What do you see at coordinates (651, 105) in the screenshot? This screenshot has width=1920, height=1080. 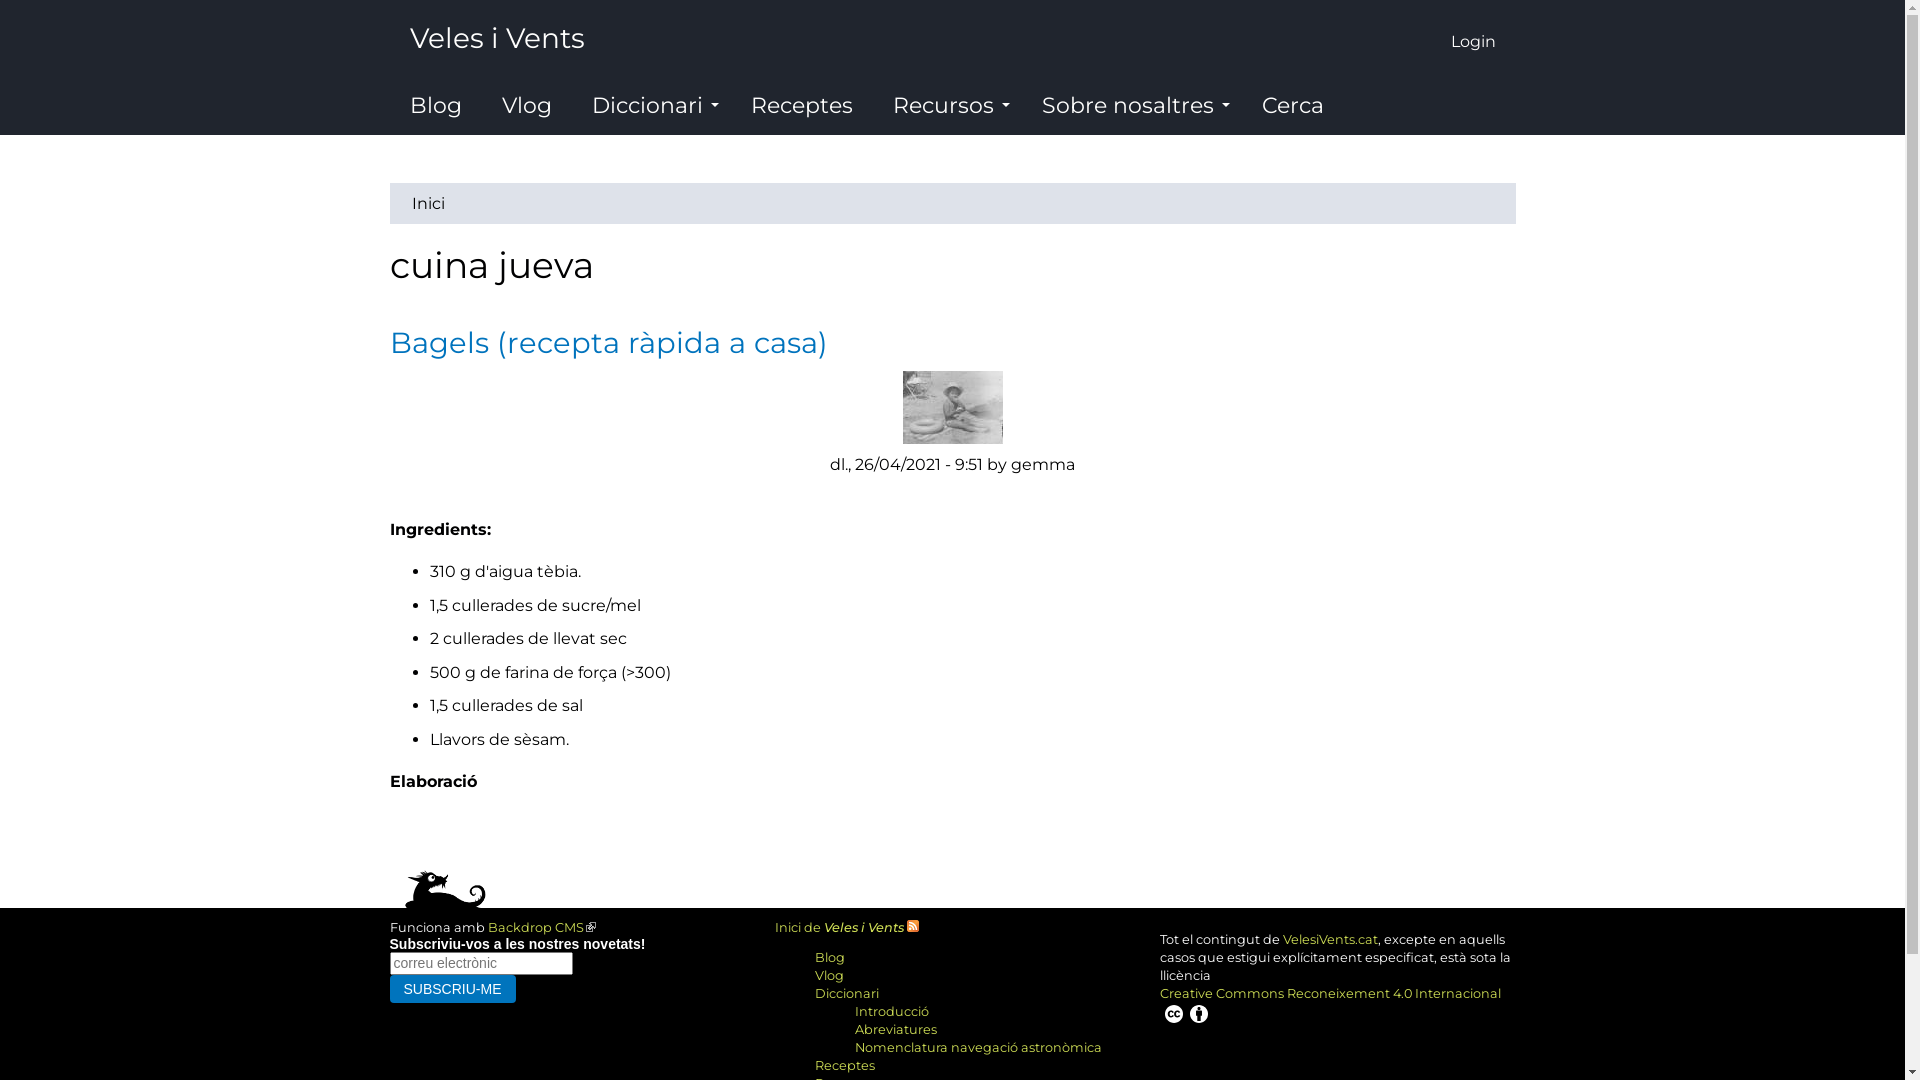 I see `'Diccionari'` at bounding box center [651, 105].